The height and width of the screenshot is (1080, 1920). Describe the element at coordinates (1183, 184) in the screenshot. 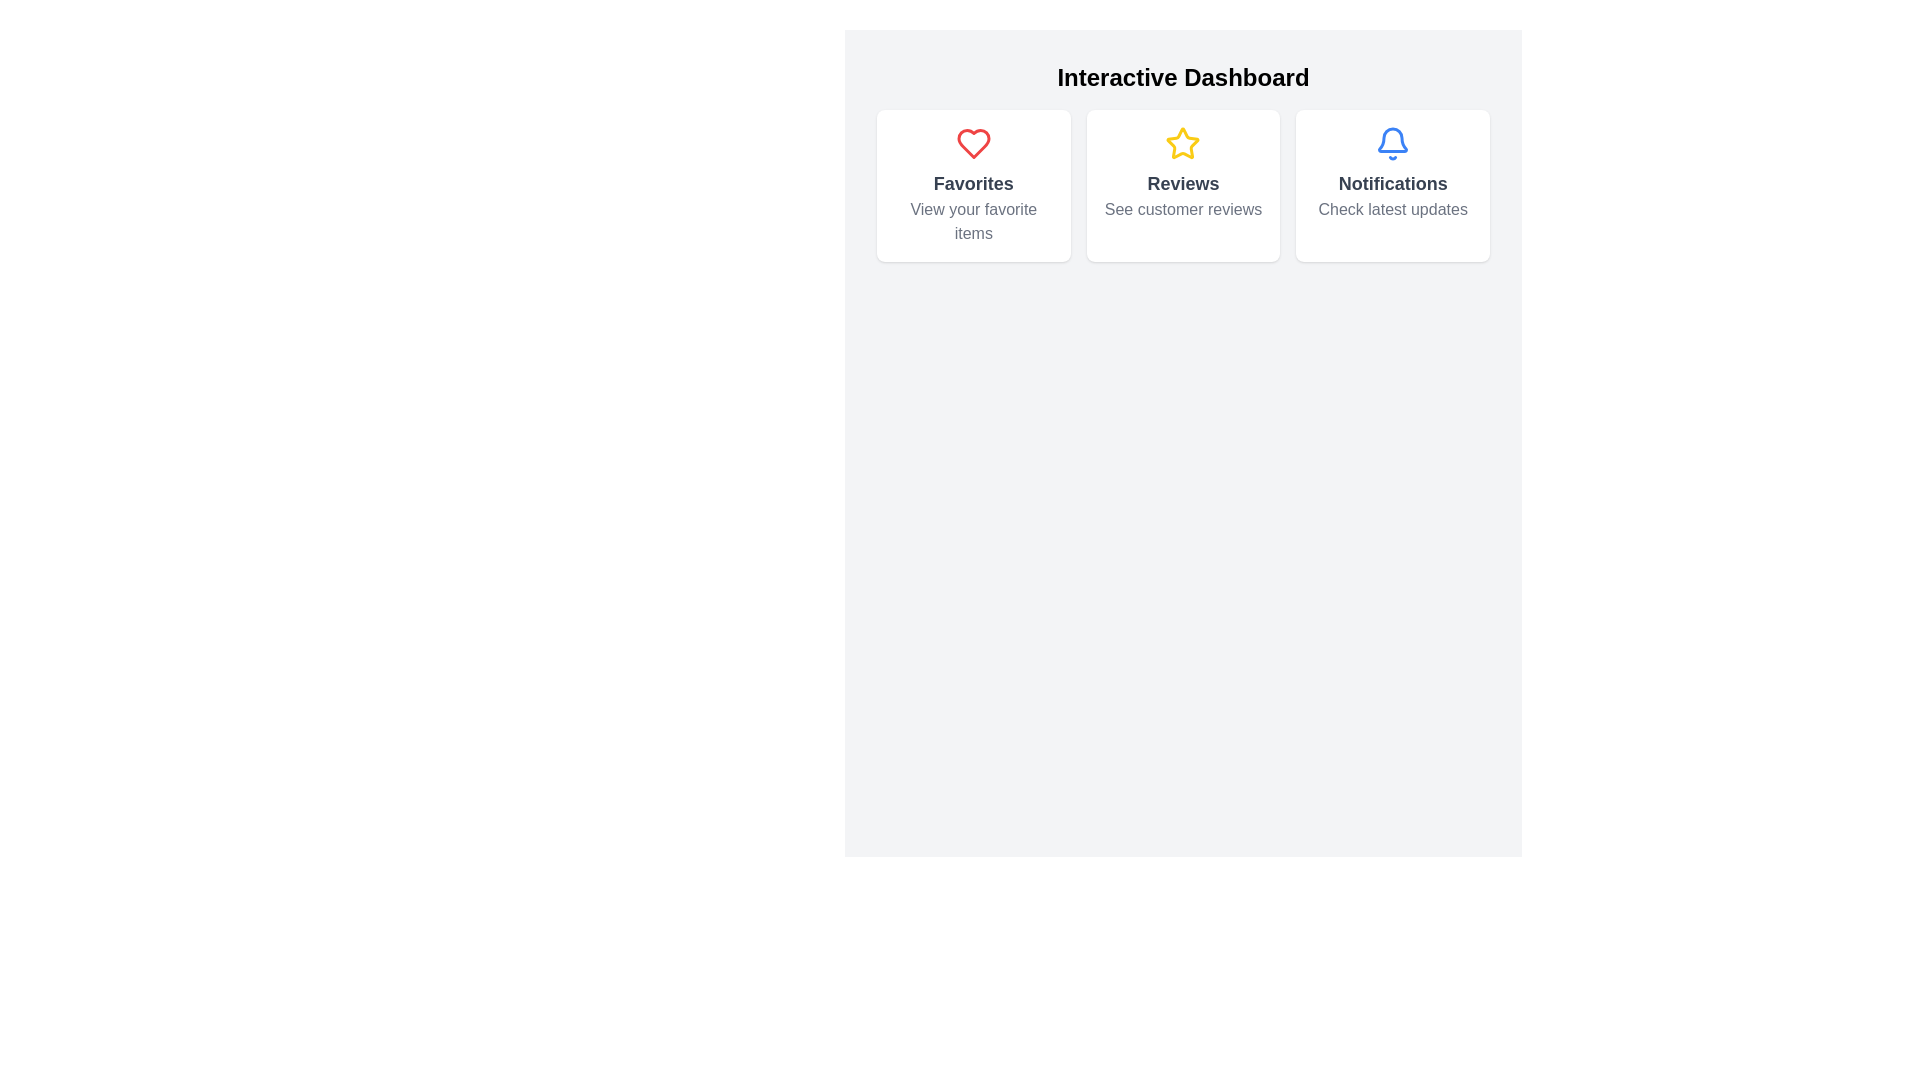

I see `the 'Reviews' text element, which is styled in a large and bold font, located at the middle-top of the interface, directly beneath a star icon` at that location.